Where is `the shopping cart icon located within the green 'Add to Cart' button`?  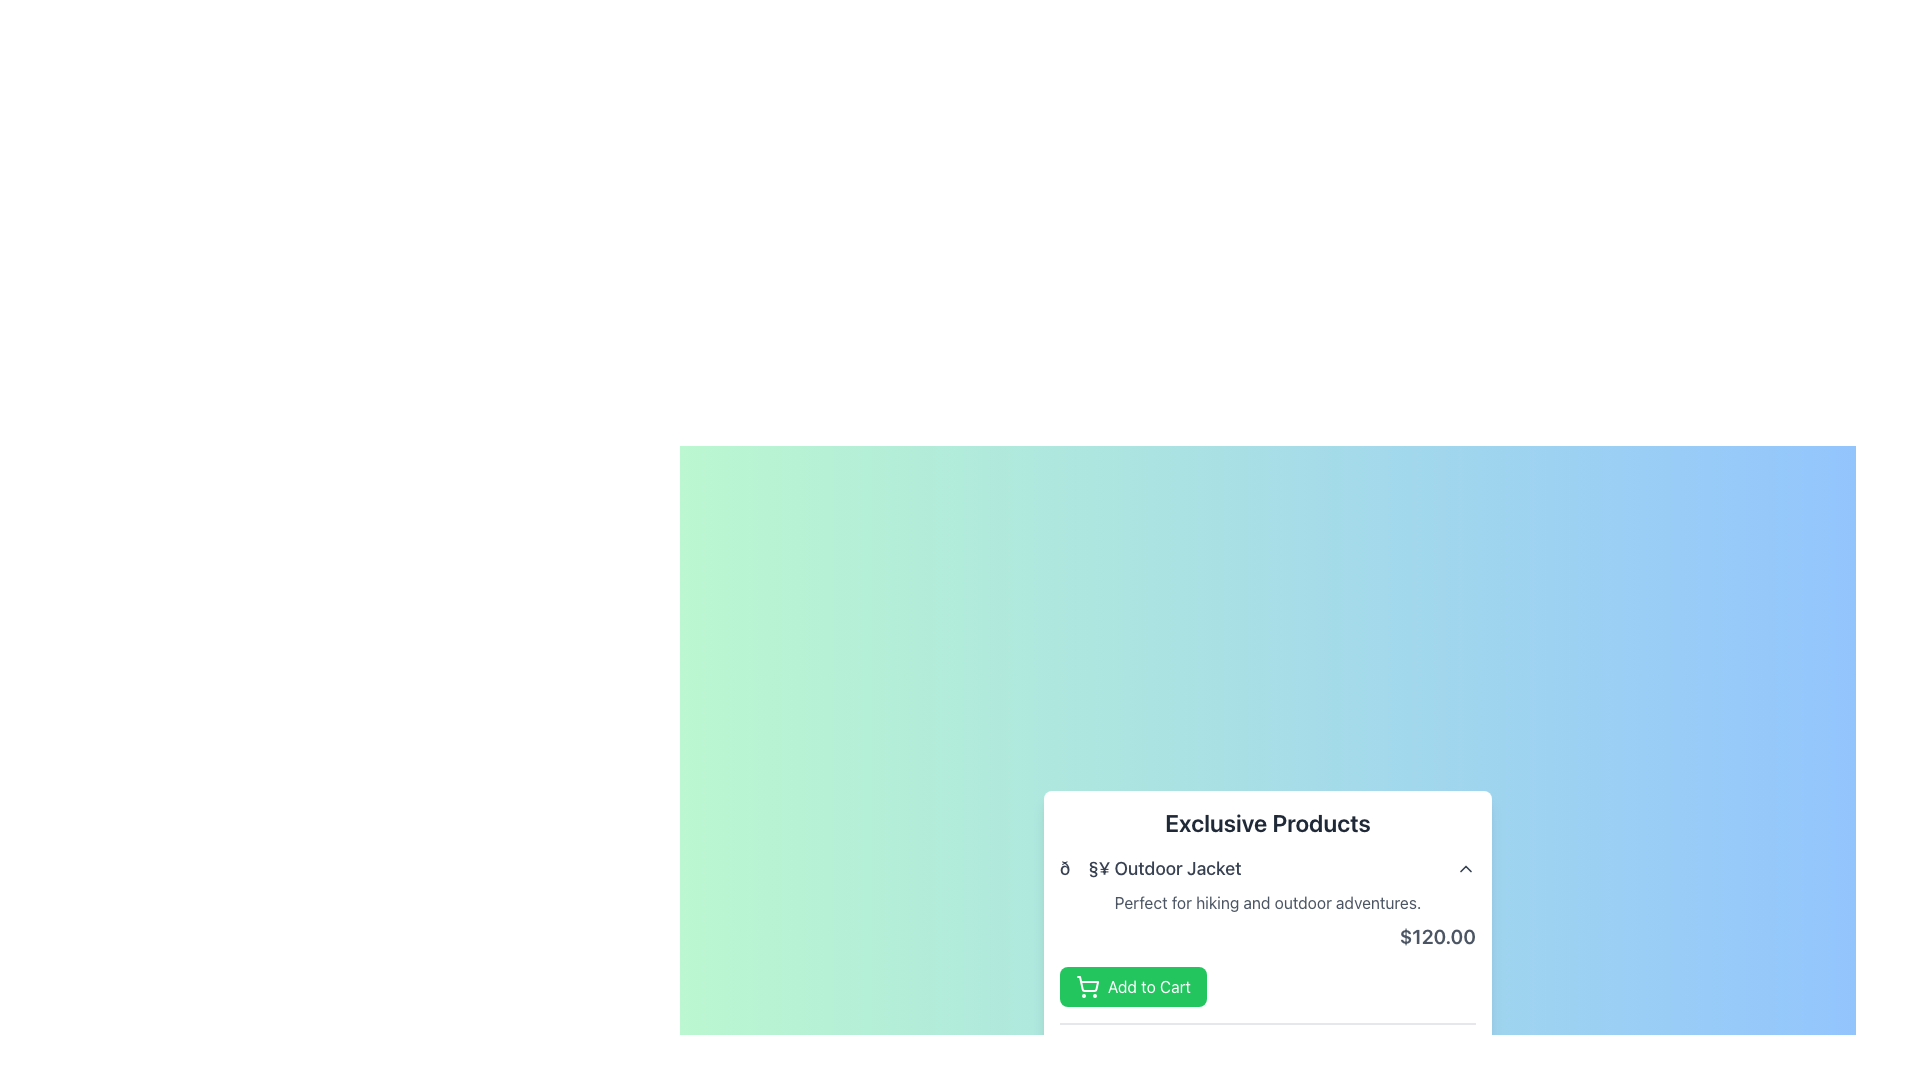
the shopping cart icon located within the green 'Add to Cart' button is located at coordinates (1087, 982).